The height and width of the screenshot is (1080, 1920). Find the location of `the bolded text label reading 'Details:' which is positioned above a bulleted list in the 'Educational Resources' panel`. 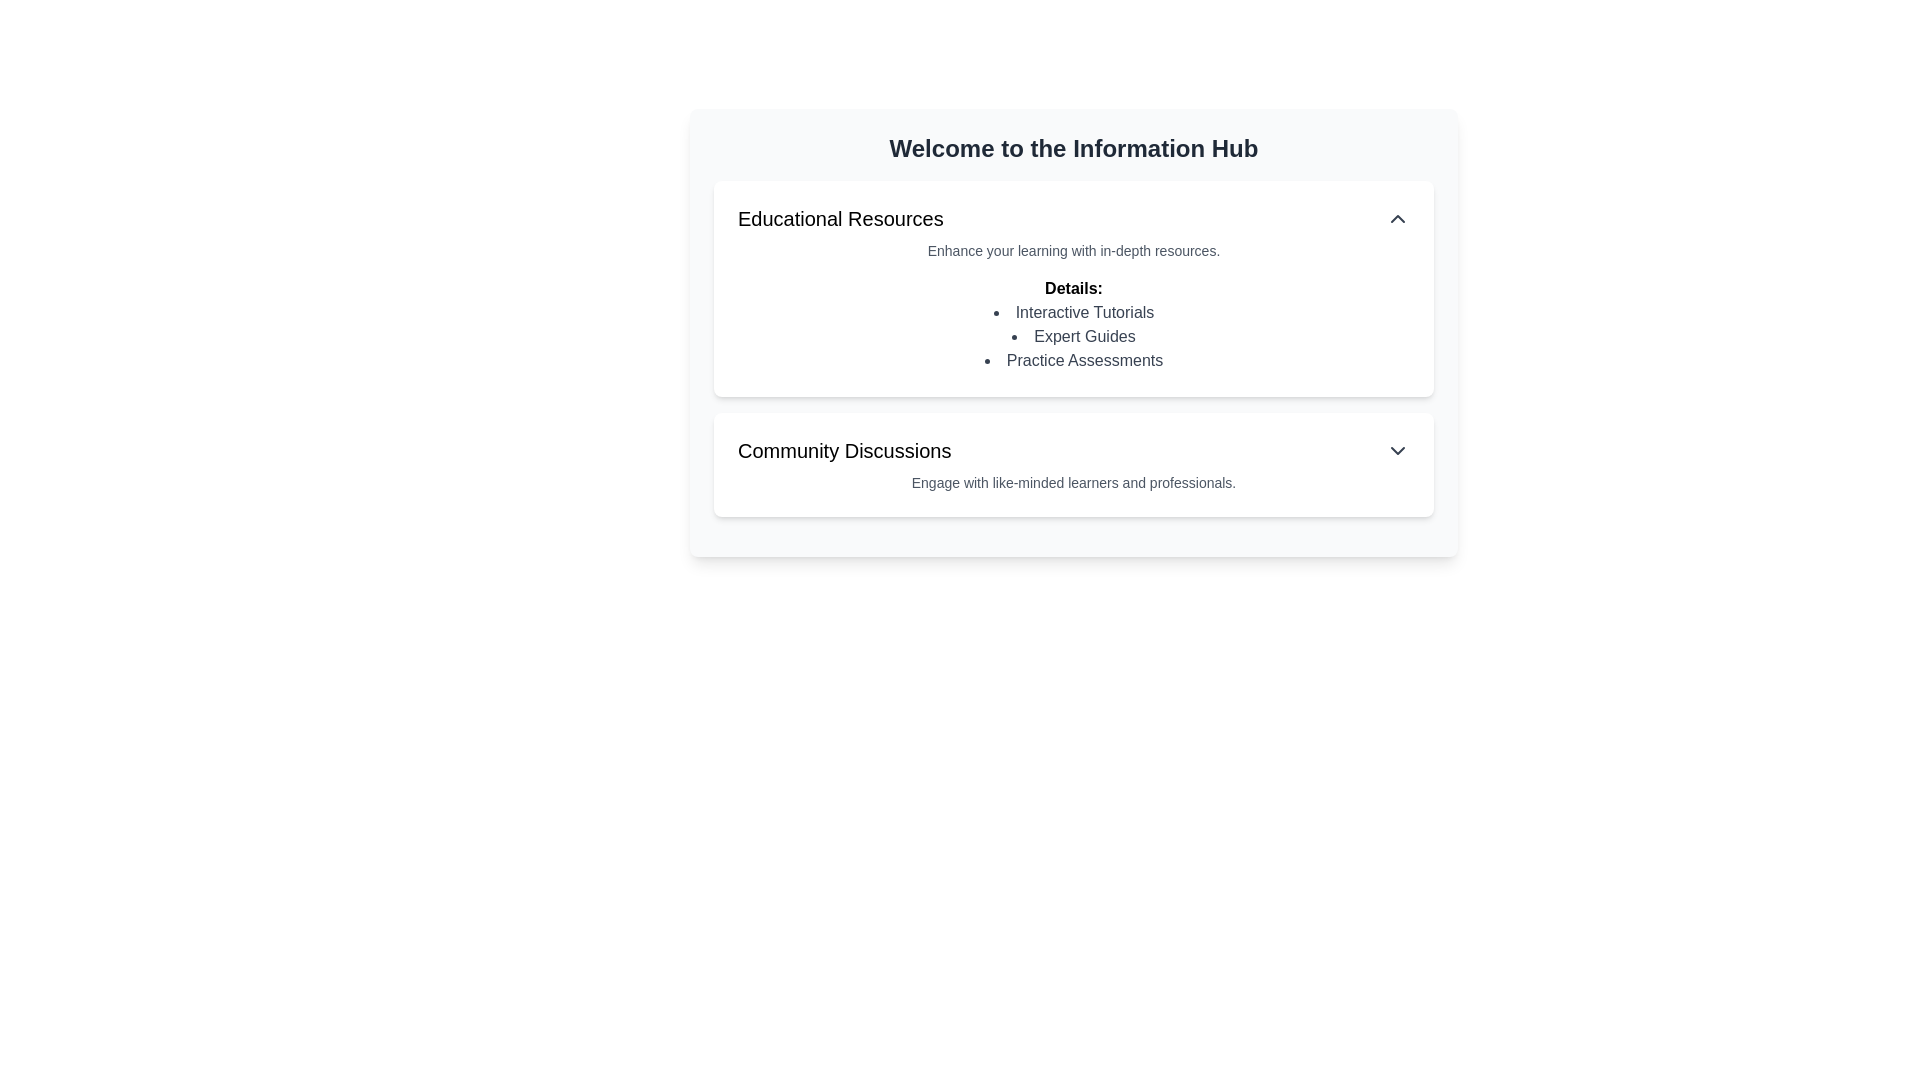

the bolded text label reading 'Details:' which is positioned above a bulleted list in the 'Educational Resources' panel is located at coordinates (1073, 289).